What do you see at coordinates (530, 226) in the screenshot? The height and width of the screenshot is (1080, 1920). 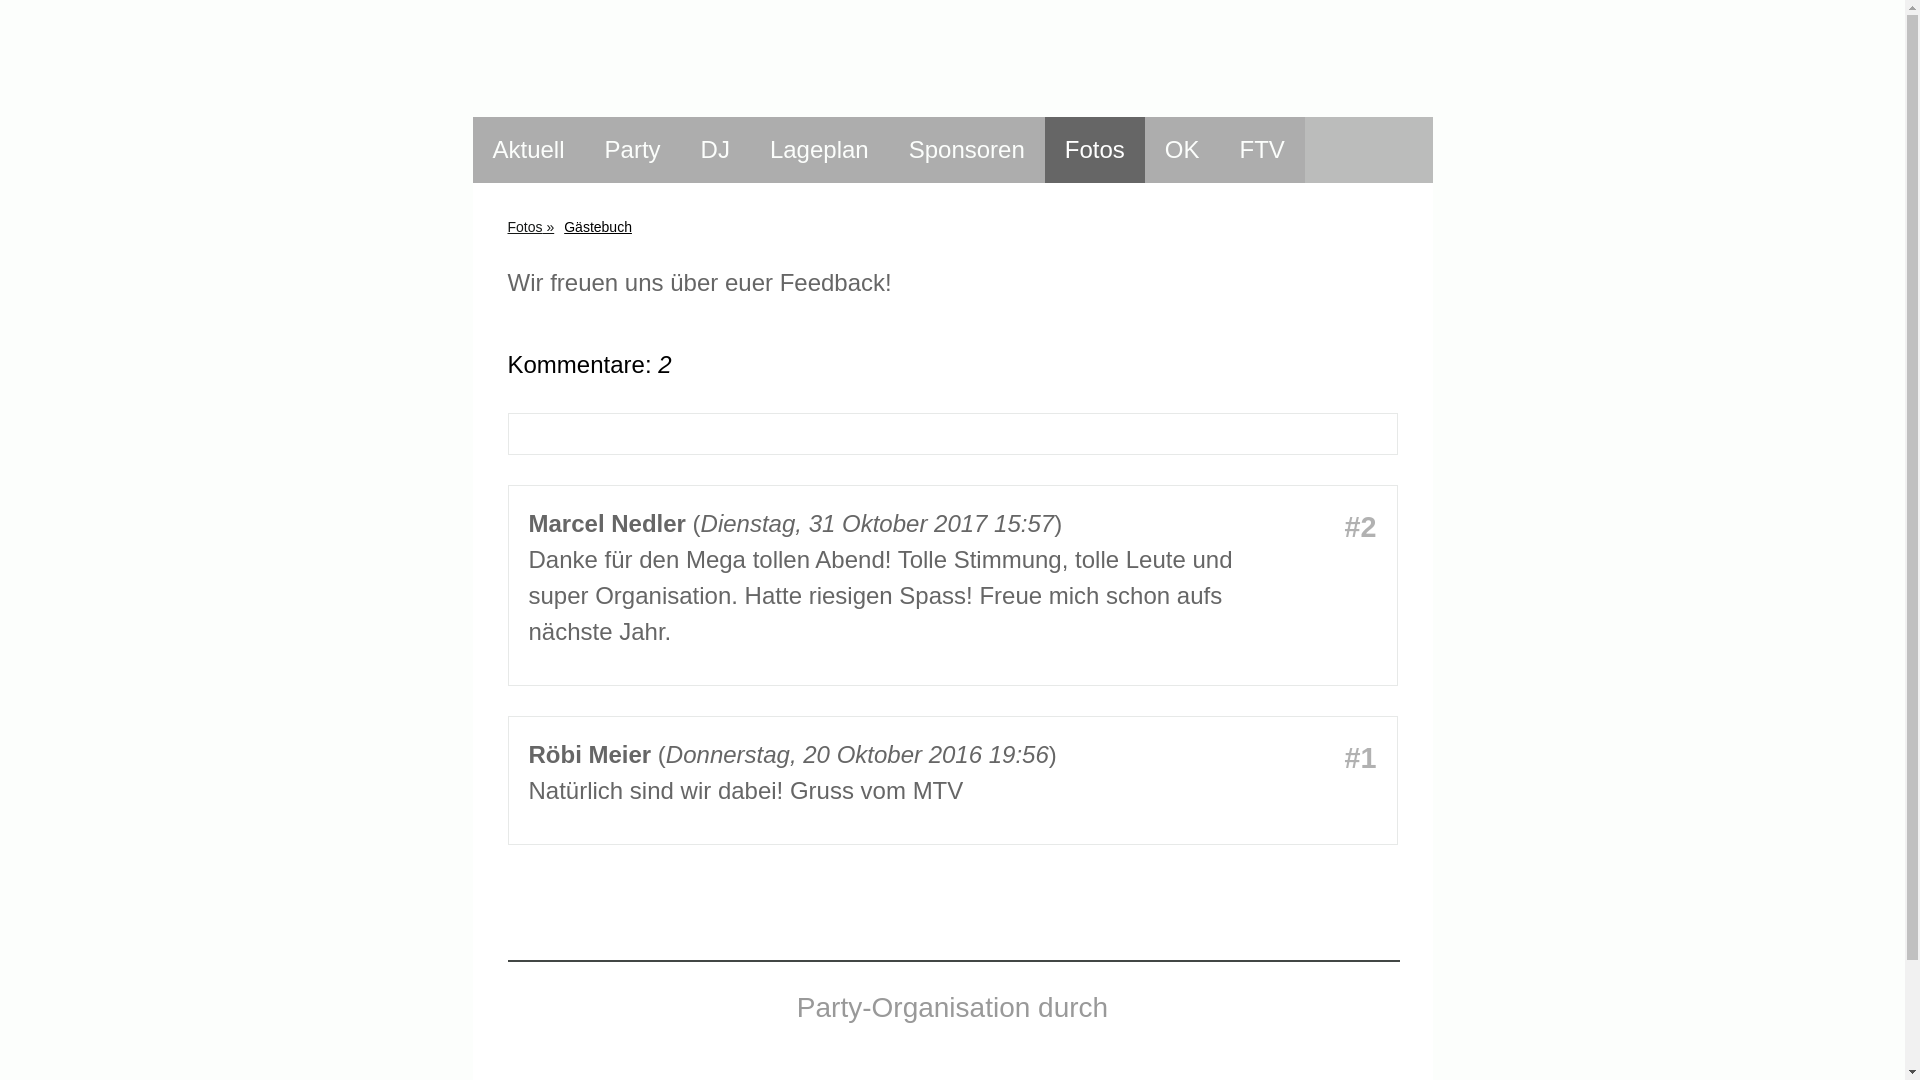 I see `'Fotos'` at bounding box center [530, 226].